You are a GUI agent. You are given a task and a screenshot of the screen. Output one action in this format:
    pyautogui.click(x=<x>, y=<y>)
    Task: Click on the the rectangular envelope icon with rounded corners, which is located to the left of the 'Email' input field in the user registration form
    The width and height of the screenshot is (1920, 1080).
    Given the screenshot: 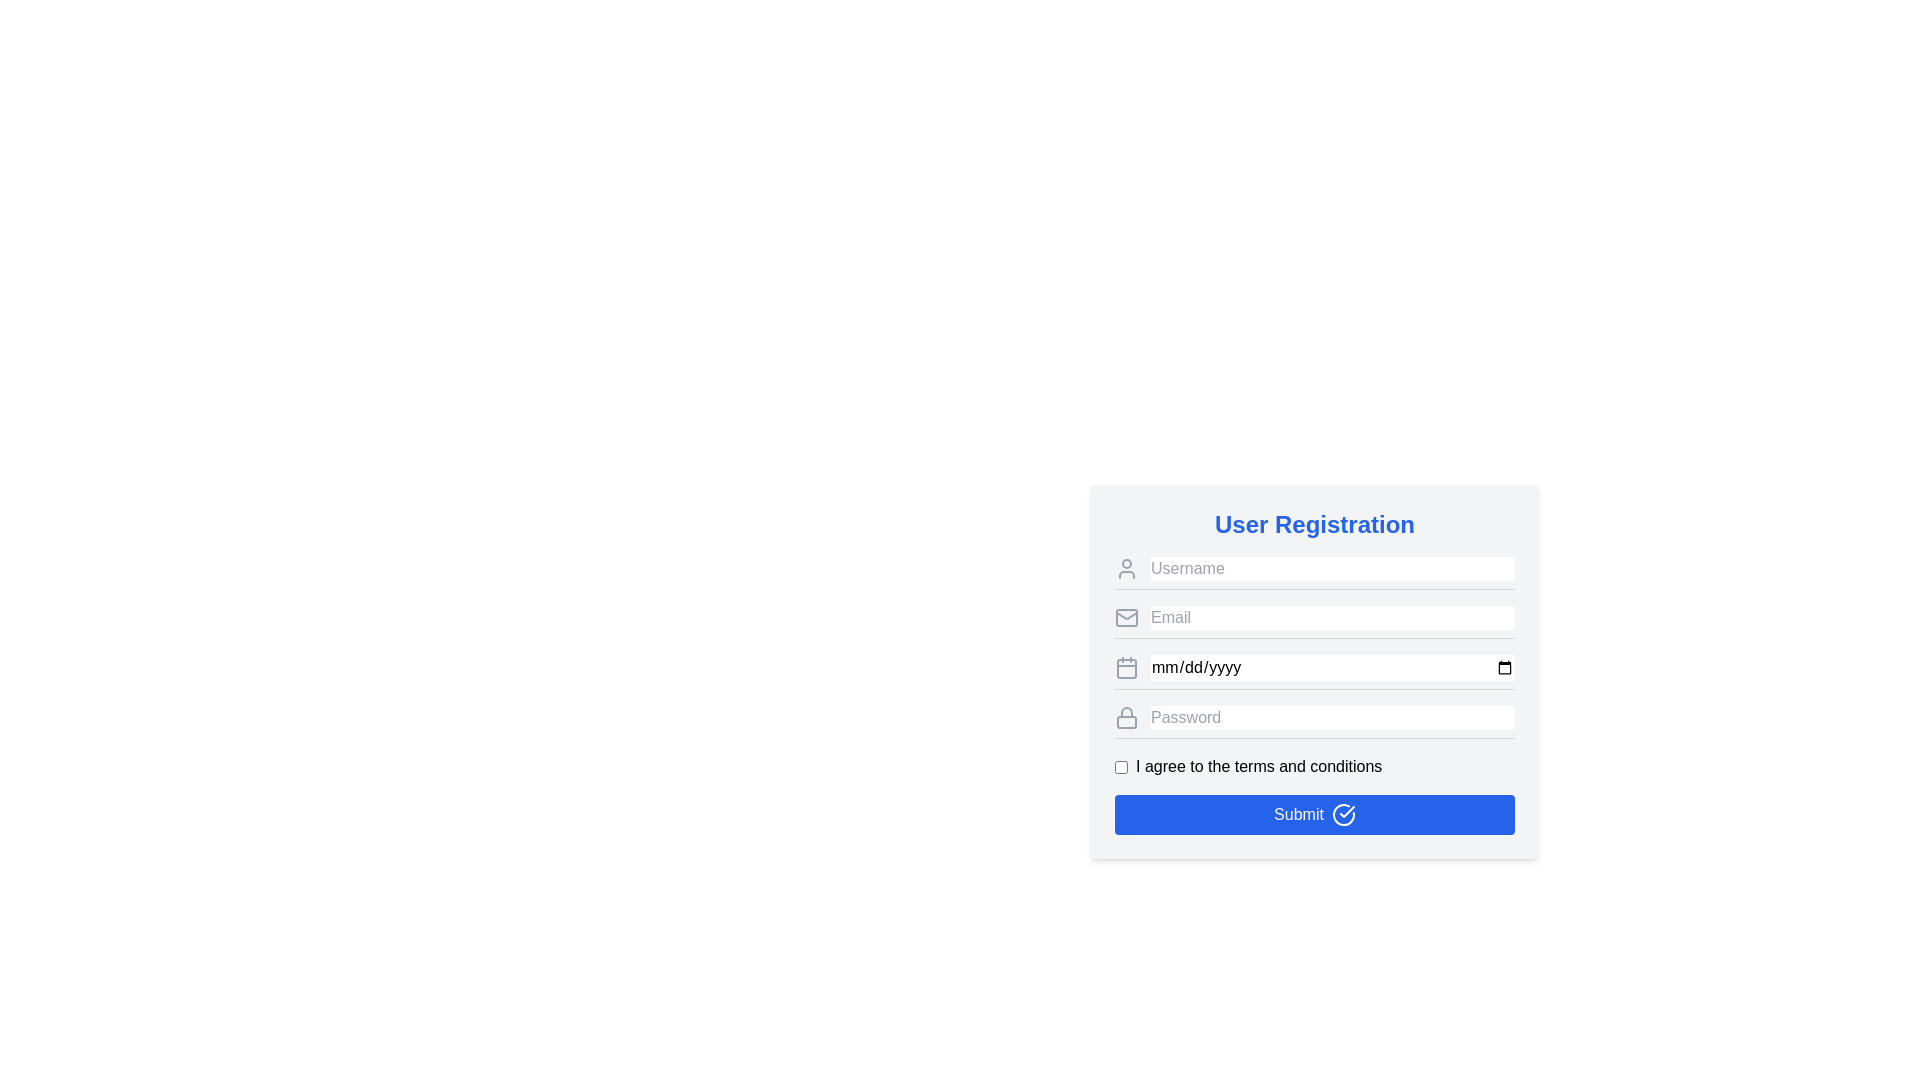 What is the action you would take?
    pyautogui.click(x=1127, y=616)
    